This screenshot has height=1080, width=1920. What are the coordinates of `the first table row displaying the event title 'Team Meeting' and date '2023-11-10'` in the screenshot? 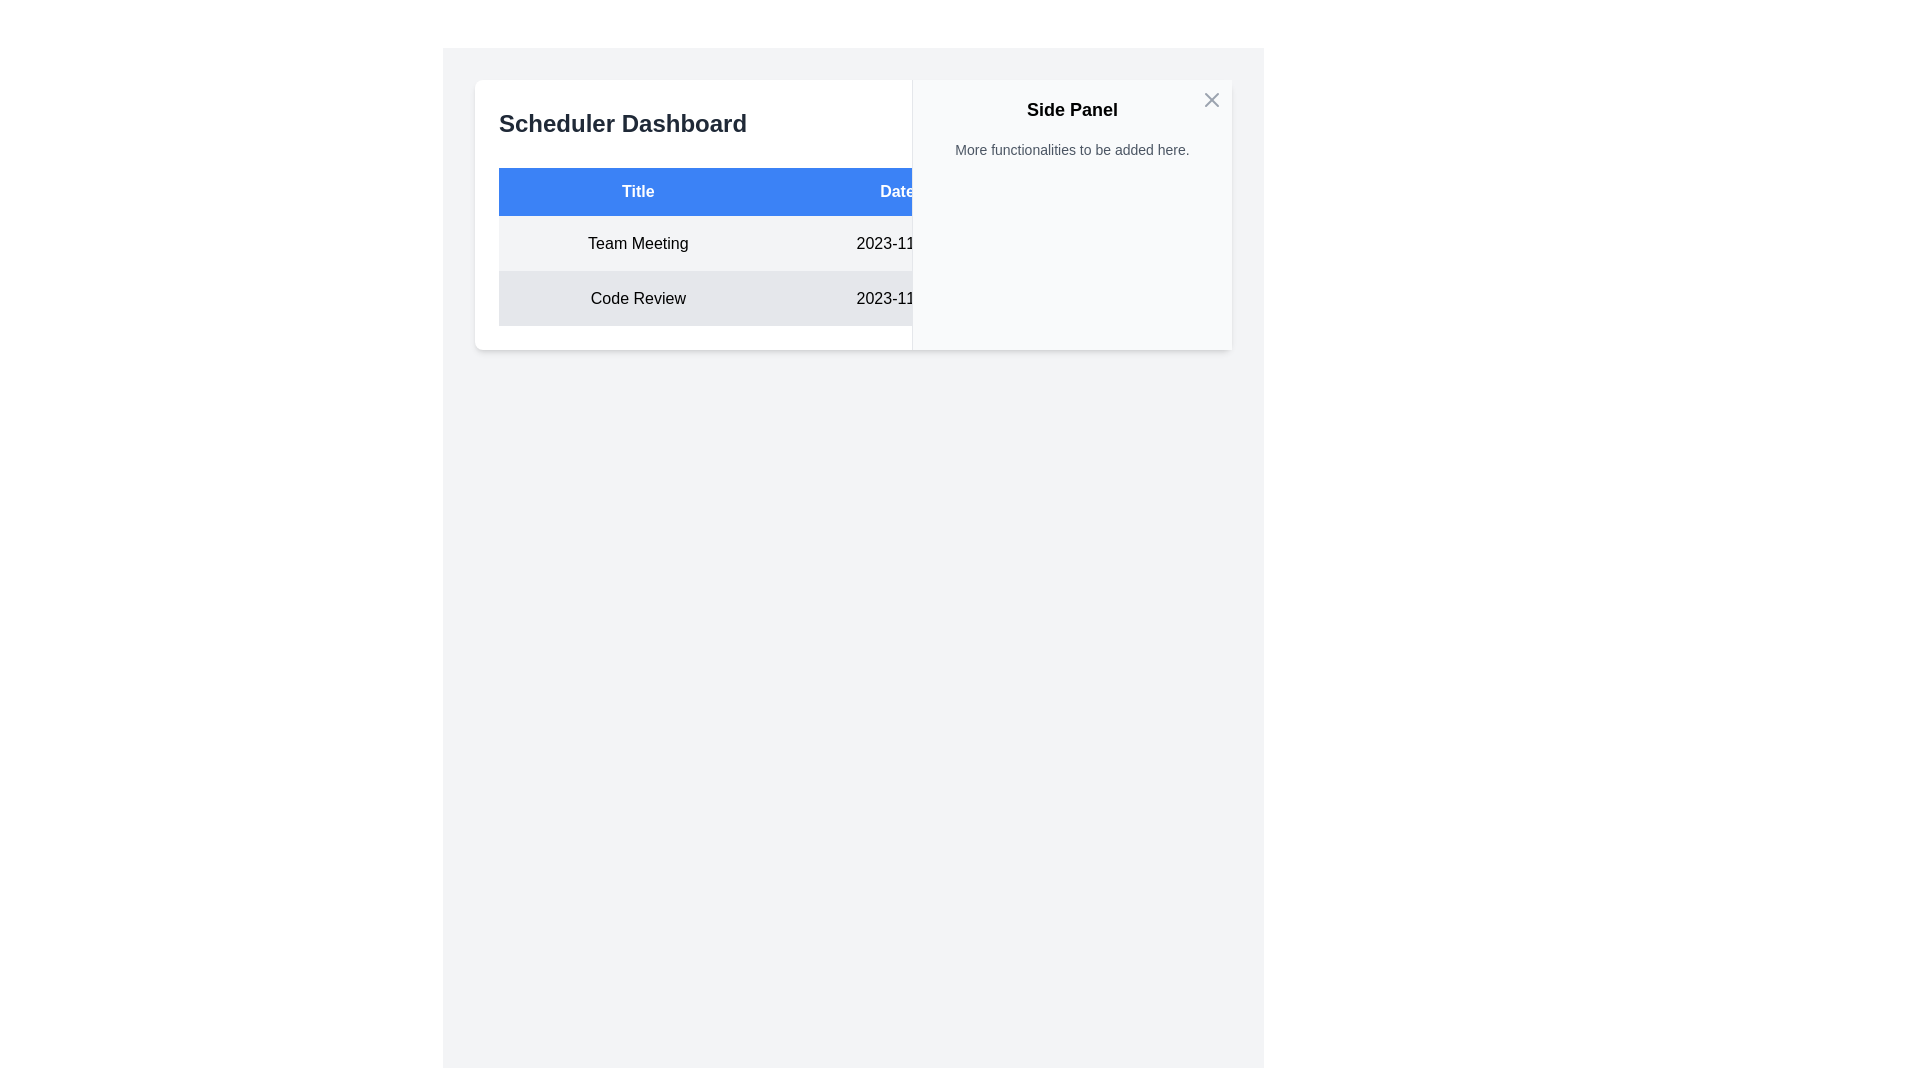 It's located at (853, 242).